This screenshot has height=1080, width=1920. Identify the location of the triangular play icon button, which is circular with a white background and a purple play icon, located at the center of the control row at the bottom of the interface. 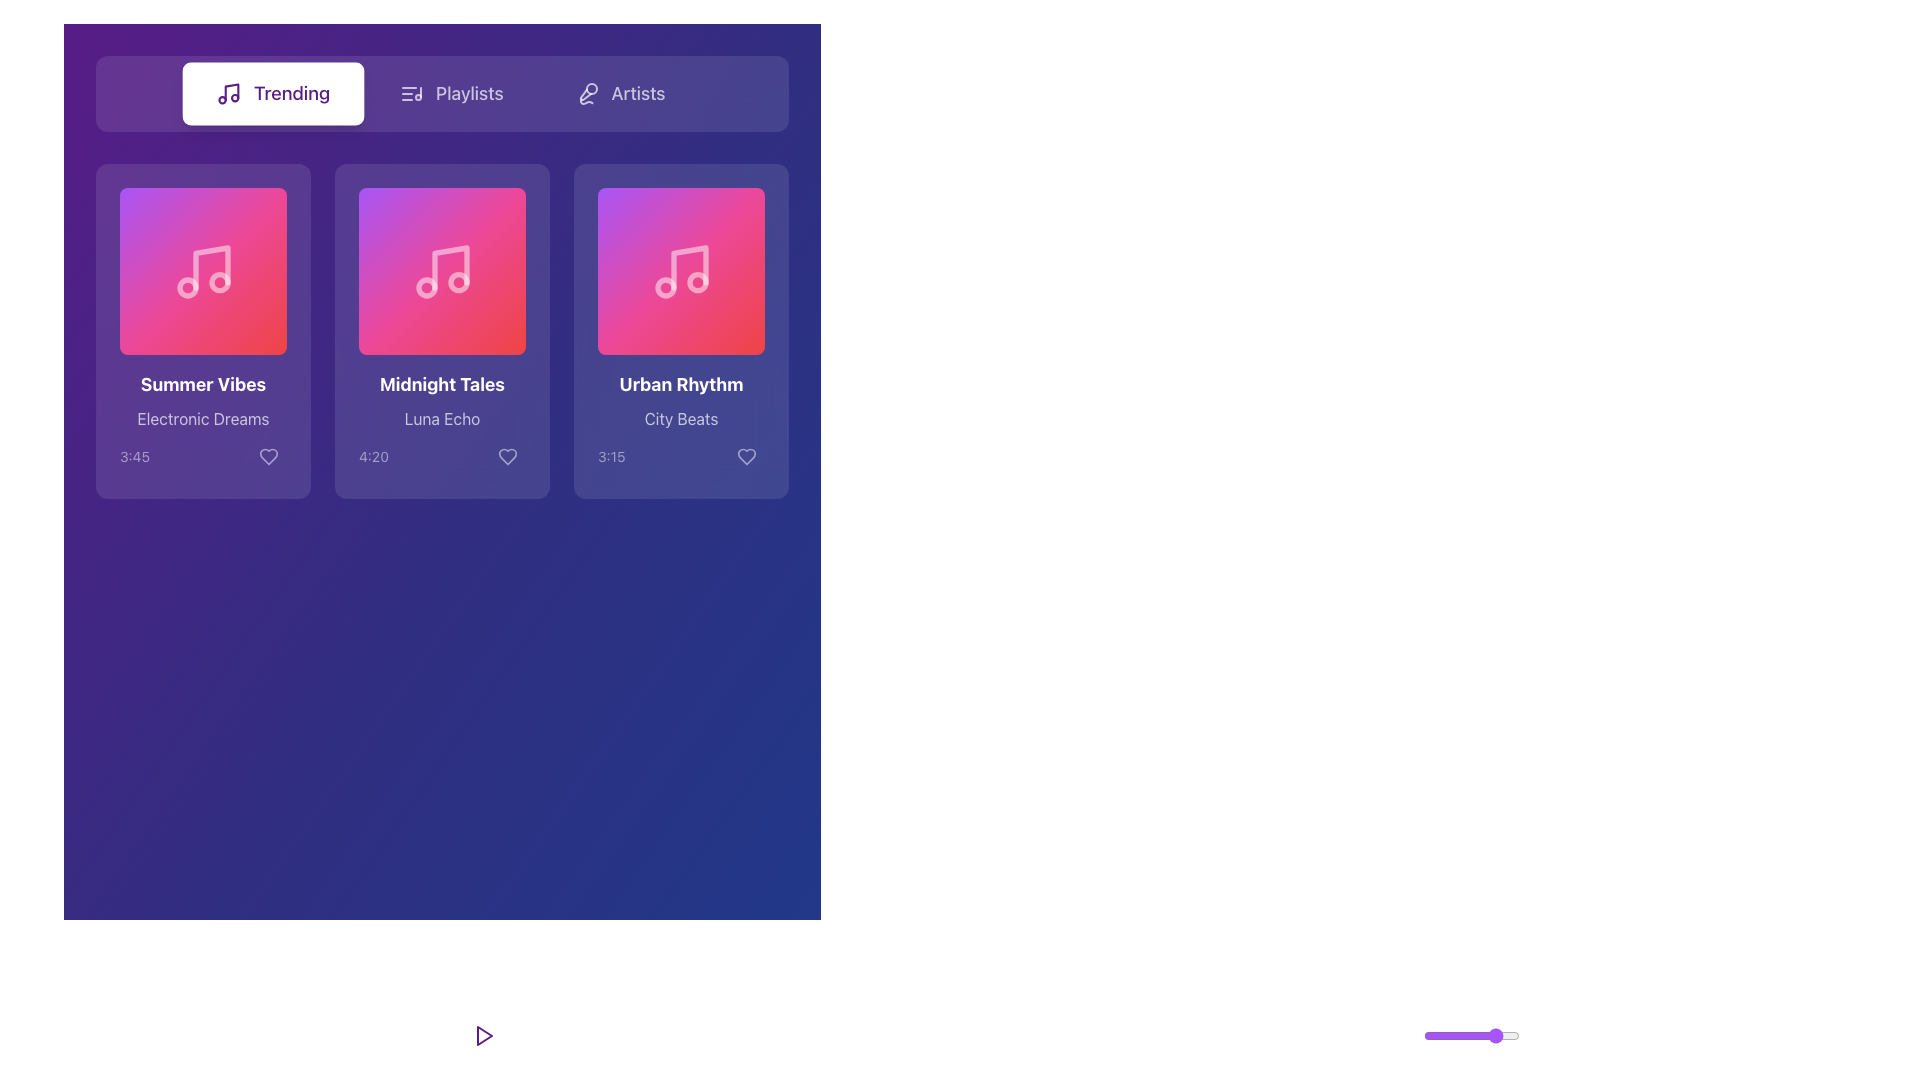
(484, 1035).